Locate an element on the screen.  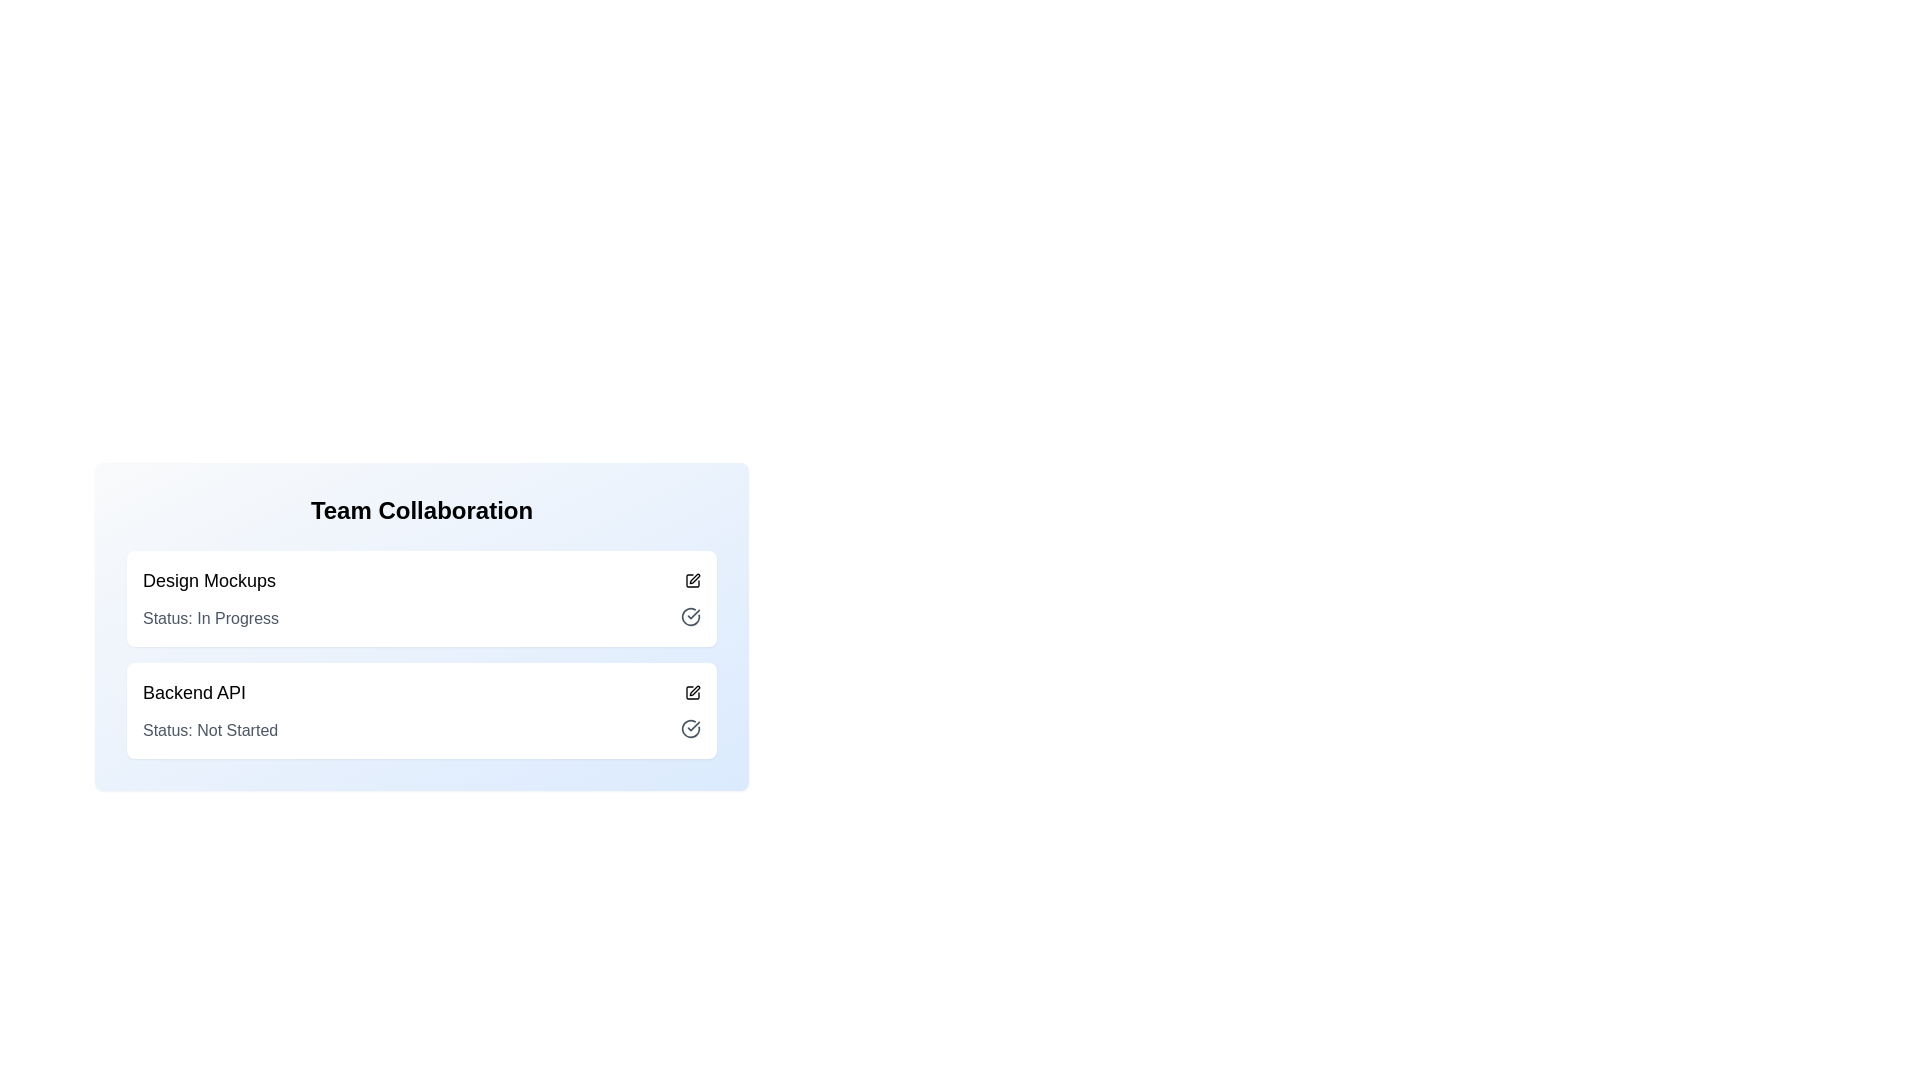
the circular checkmark icon located to the right of the 'Status: Not Started' text in the 'Backend API' section to mark the status as completed is located at coordinates (691, 729).